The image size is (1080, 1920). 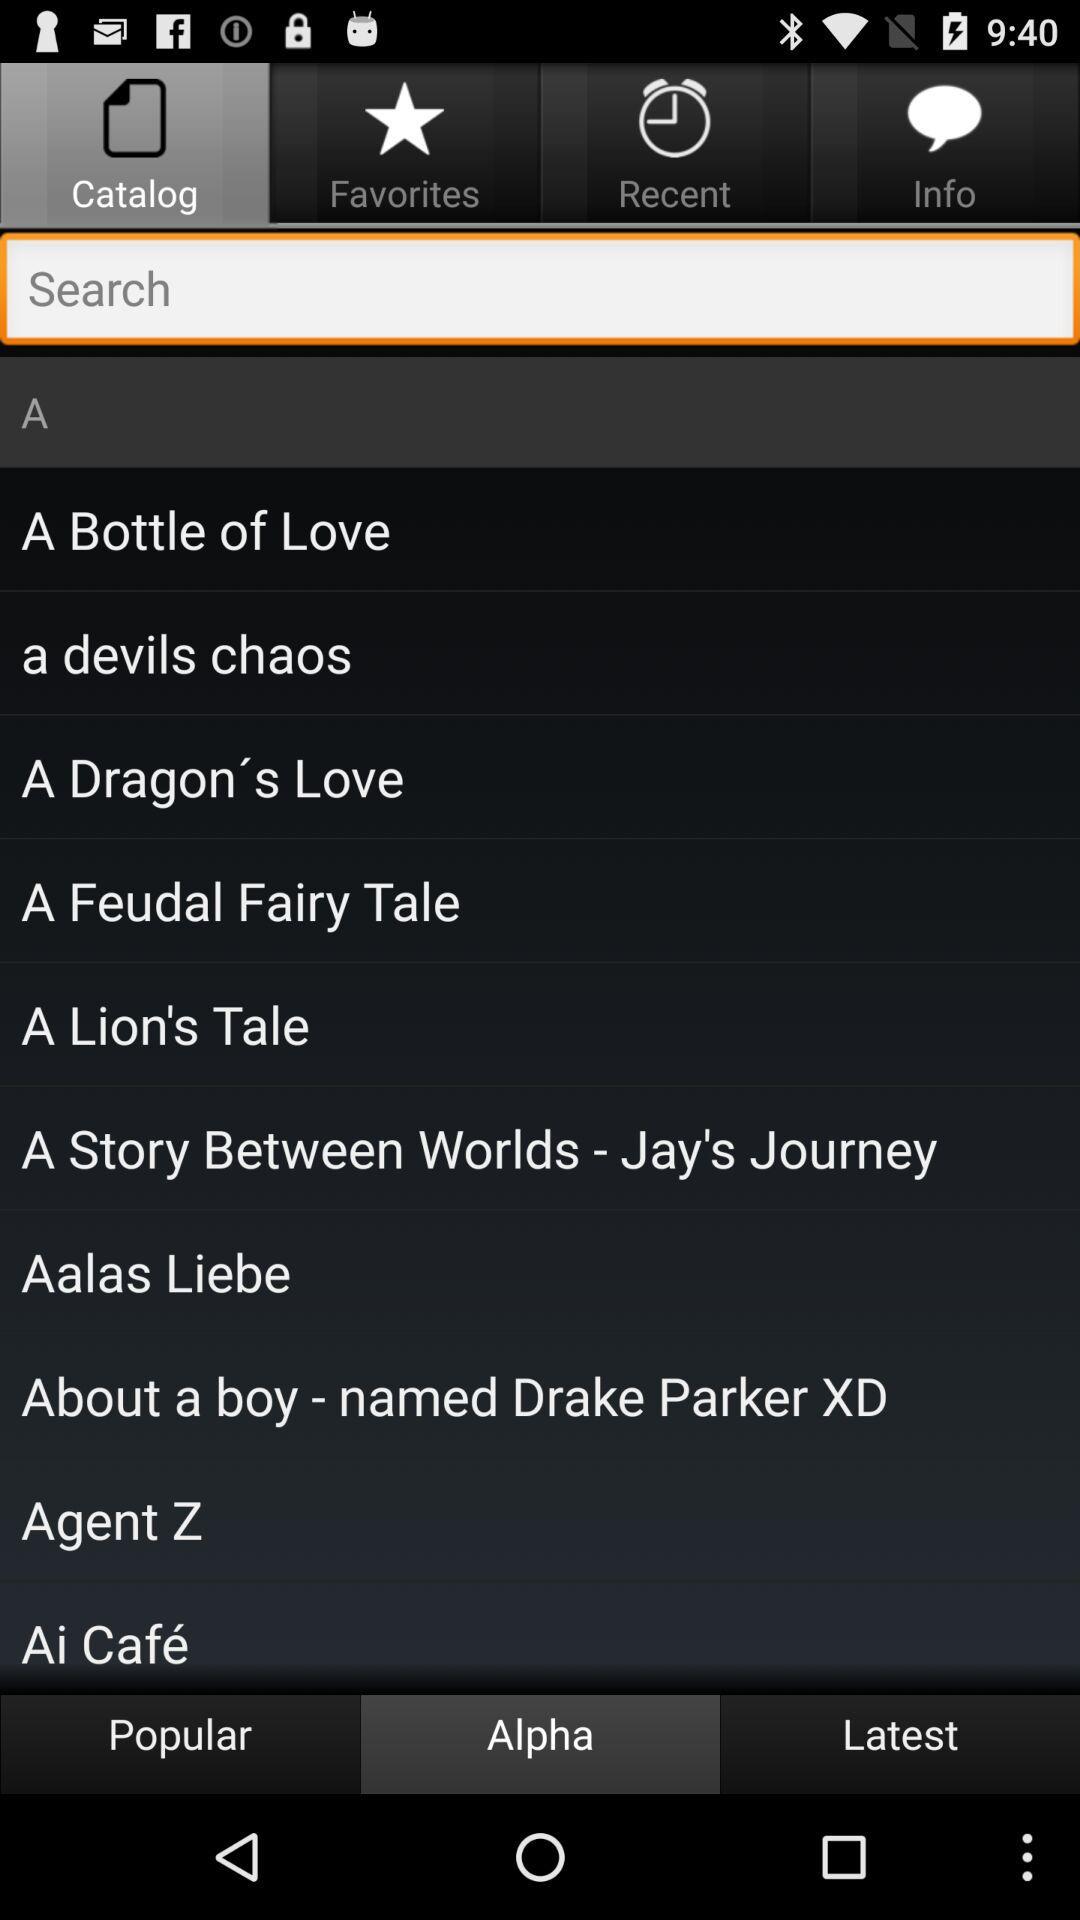 What do you see at coordinates (540, 652) in the screenshot?
I see `the item below the a bottle of item` at bounding box center [540, 652].